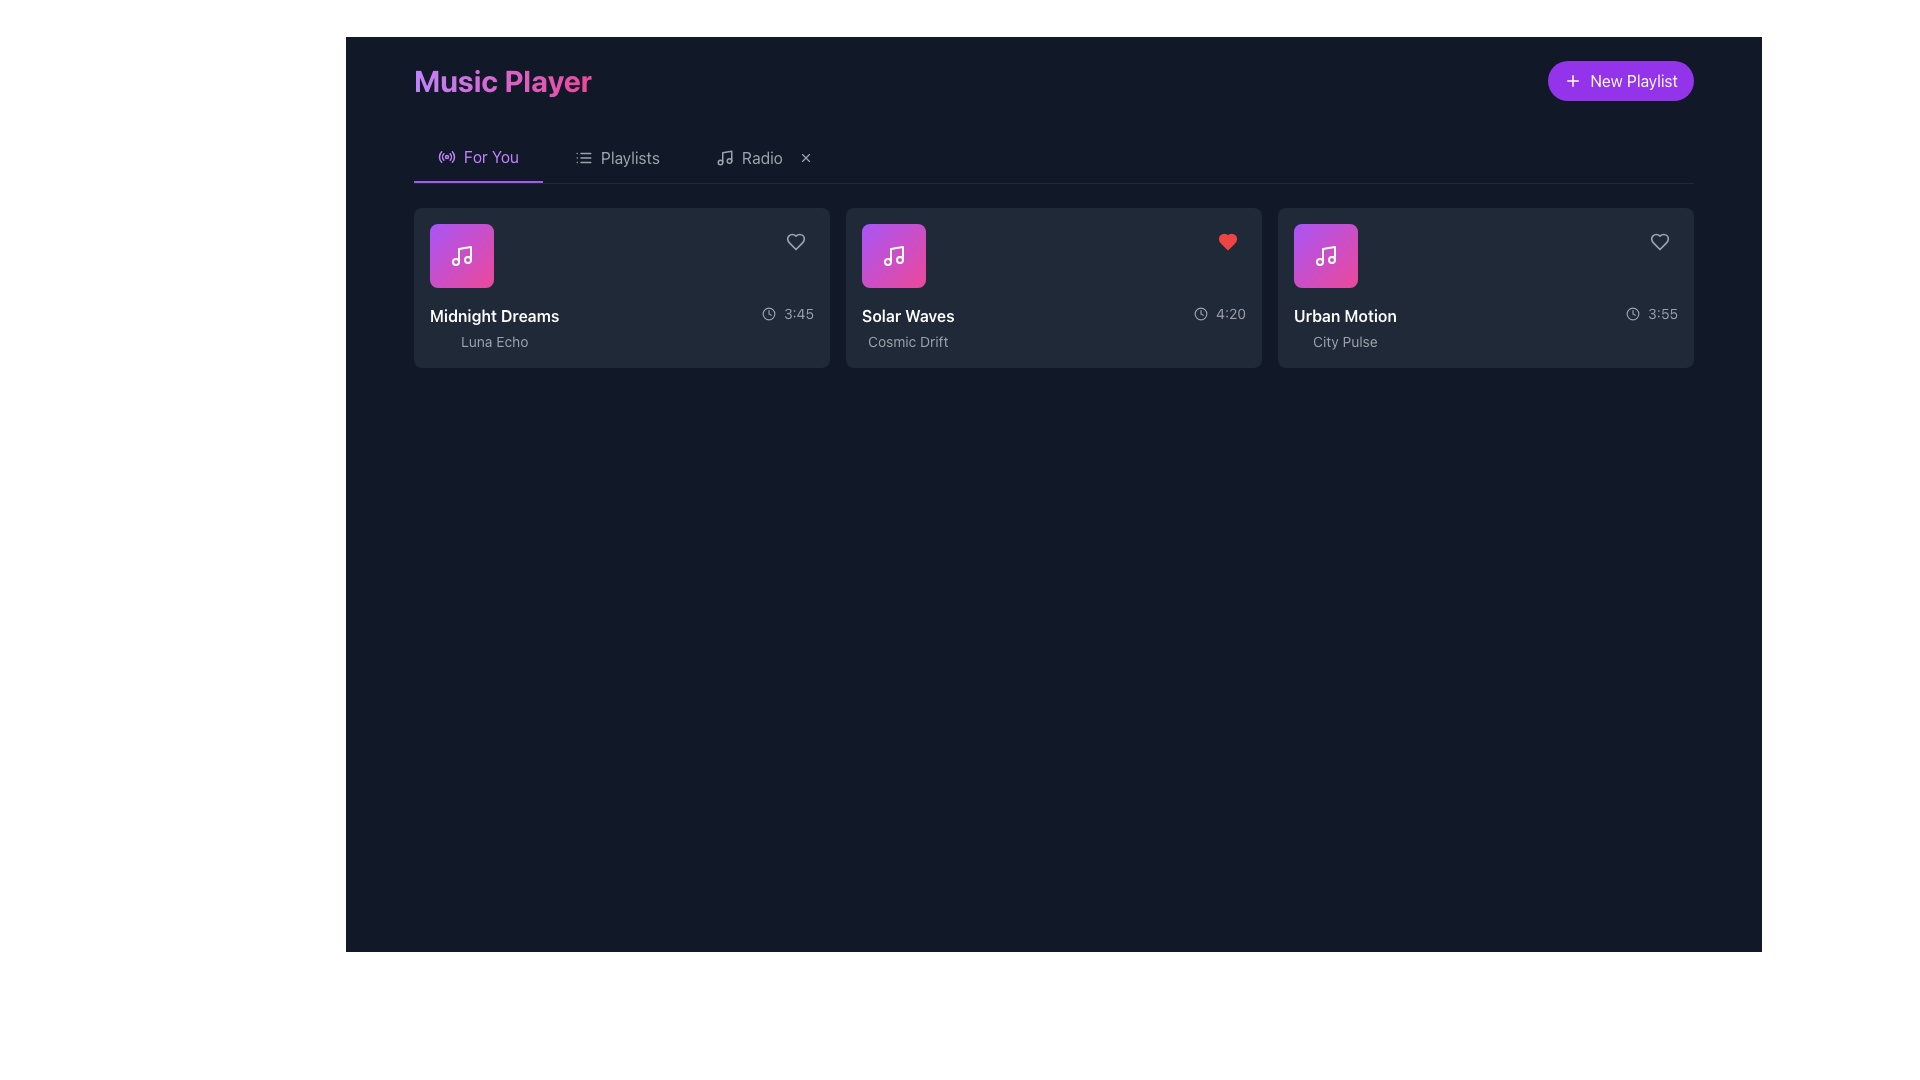 The height and width of the screenshot is (1080, 1920). Describe the element at coordinates (907, 315) in the screenshot. I see `text content of the 'Solar Waves' label, which is the topmost text in the second item of a horizontally arranged list of music items` at that location.